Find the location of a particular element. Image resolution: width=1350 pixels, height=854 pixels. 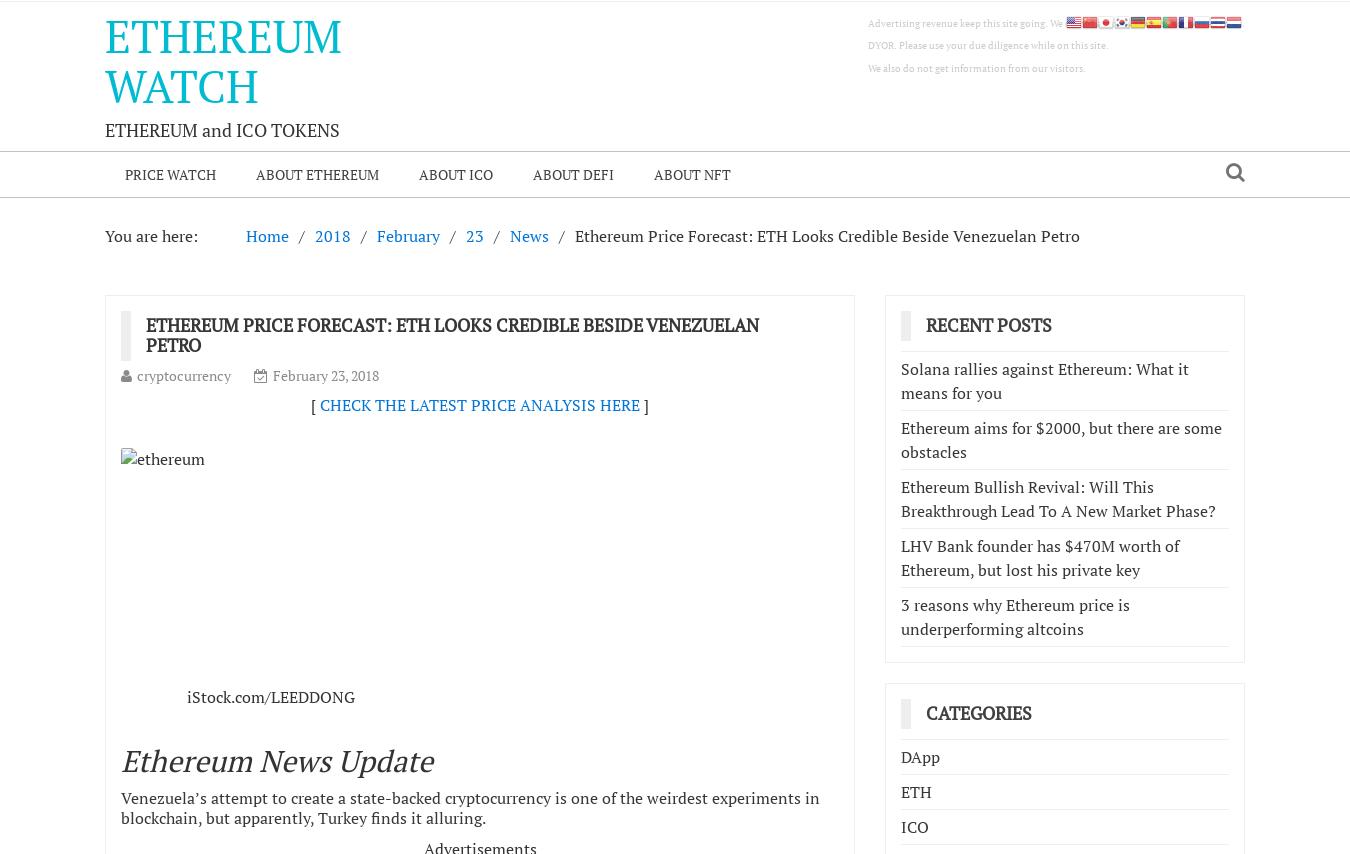

'CHECK THE LATEST PRICE ANALYSIS HERE' is located at coordinates (479, 404).